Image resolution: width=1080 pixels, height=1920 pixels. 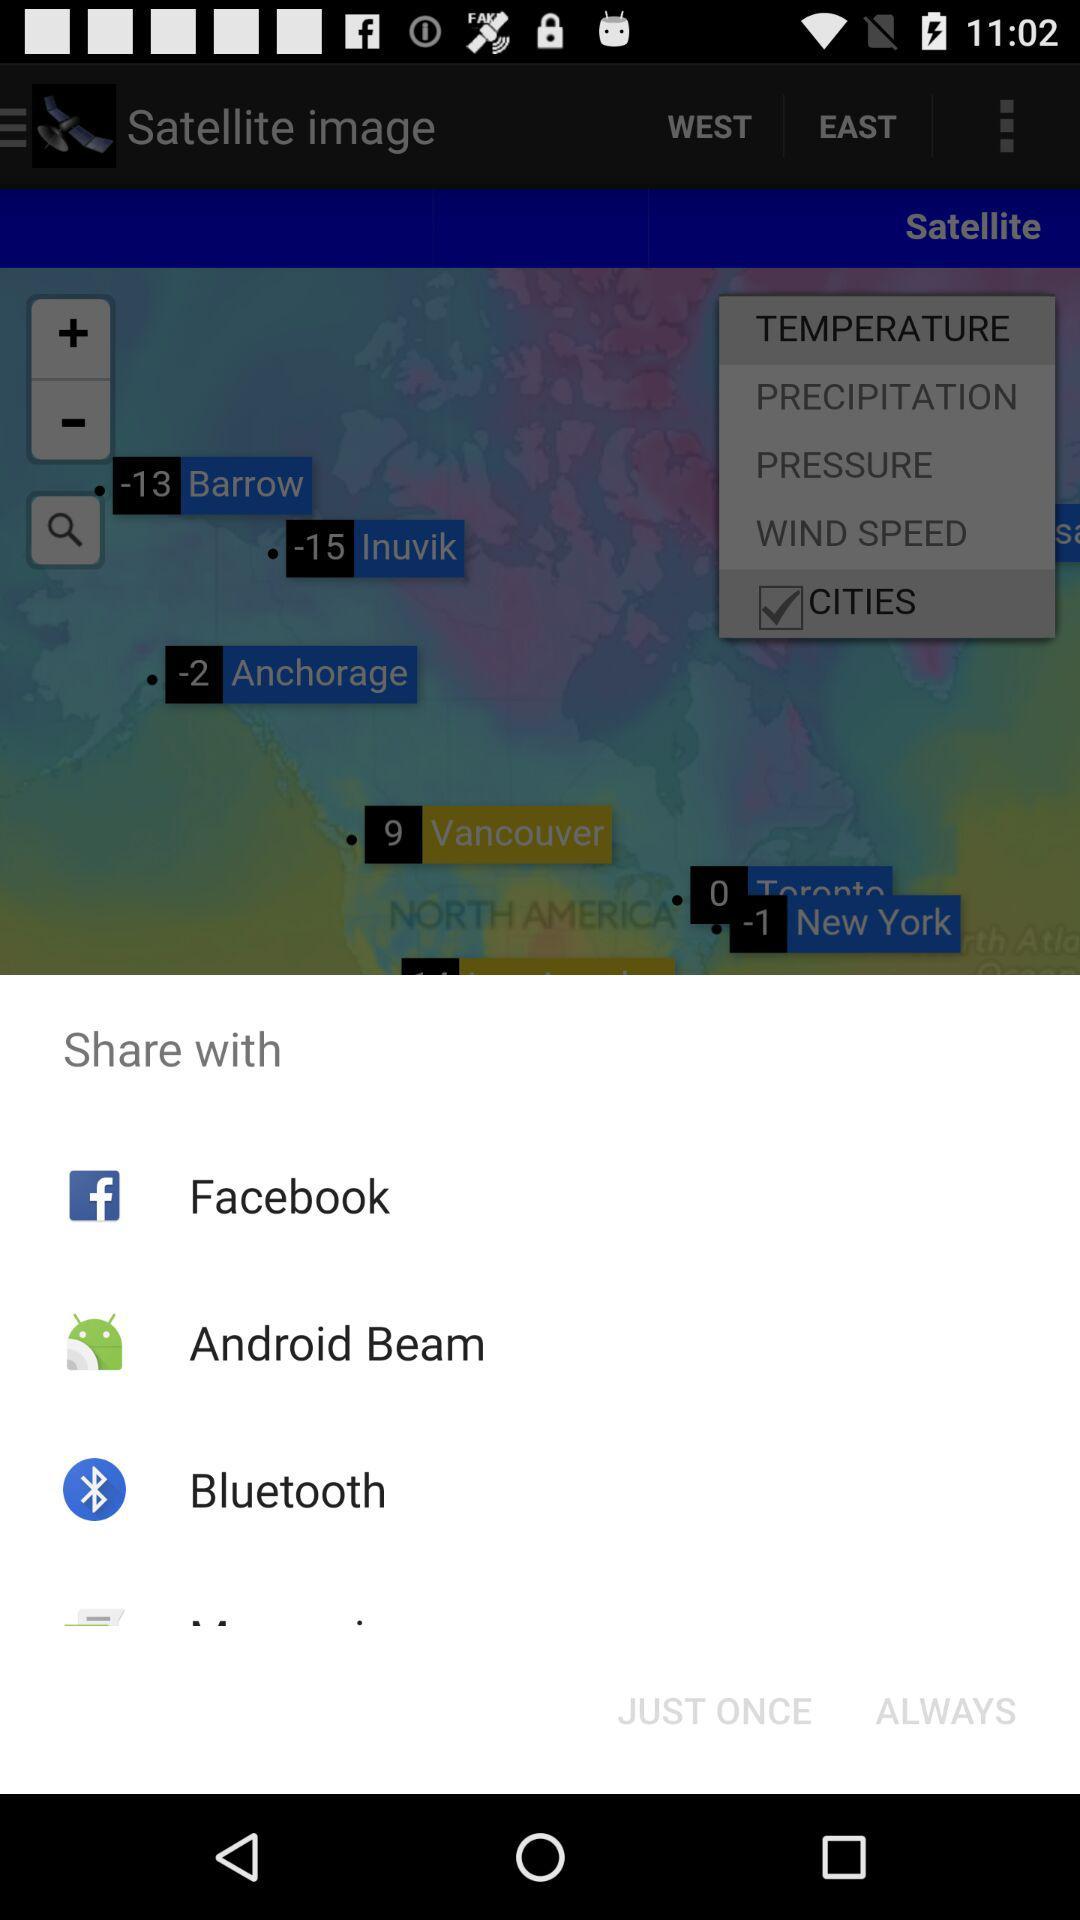 I want to click on icon to the right of the messaging app, so click(x=713, y=1708).